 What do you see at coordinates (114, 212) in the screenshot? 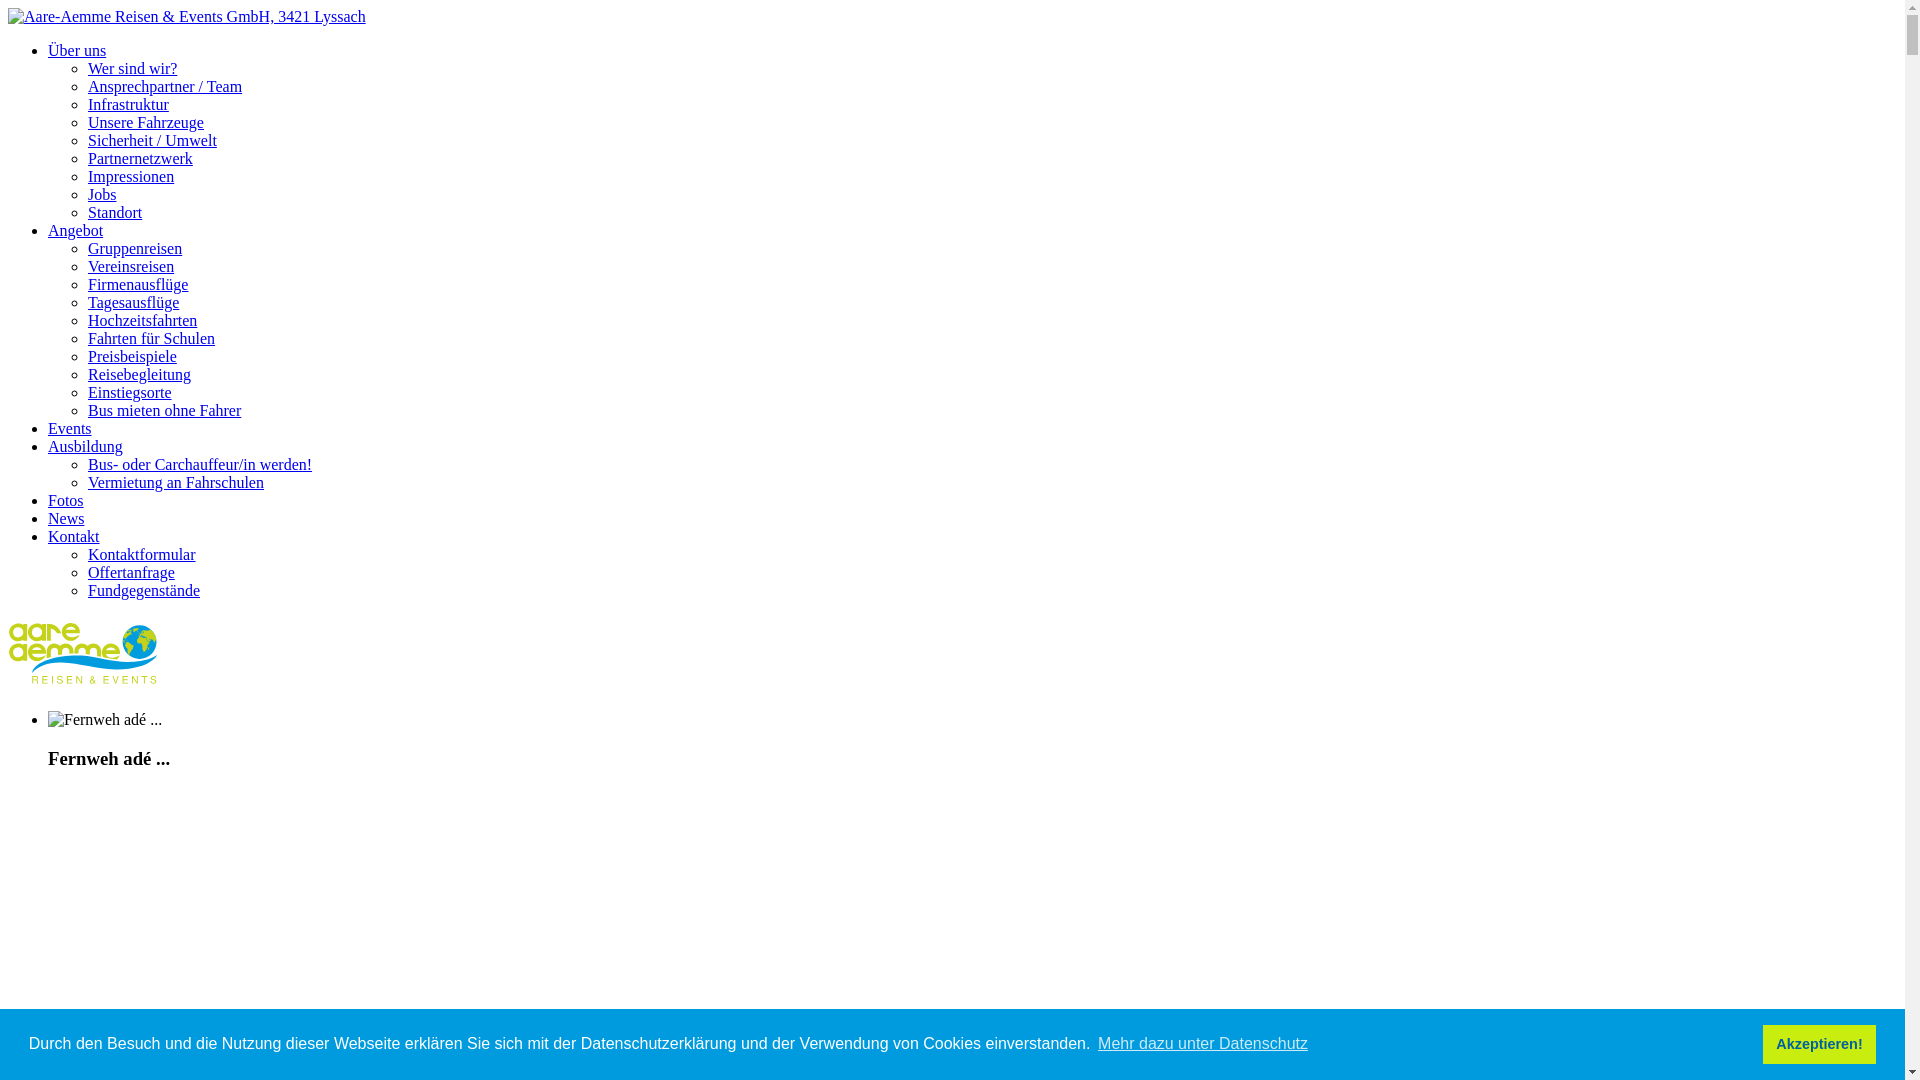
I see `'Standort'` at bounding box center [114, 212].